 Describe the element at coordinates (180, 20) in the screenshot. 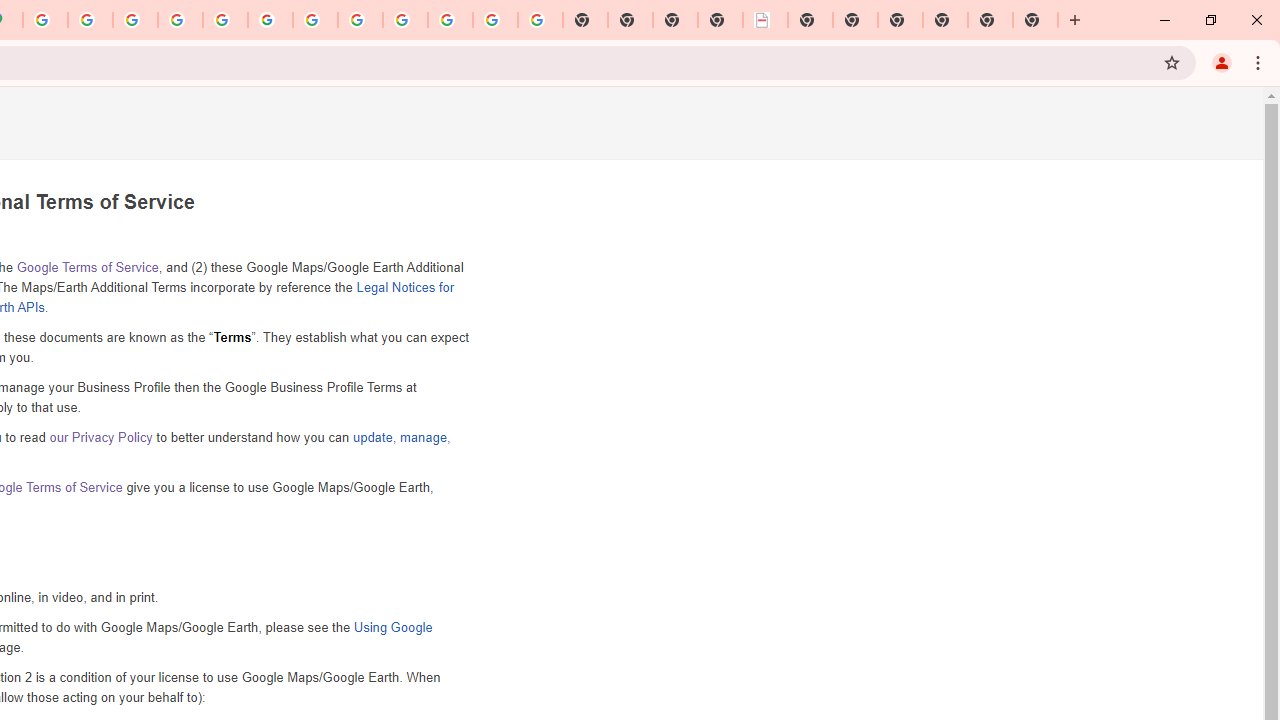

I see `'Privacy Help Center - Policies Help'` at that location.